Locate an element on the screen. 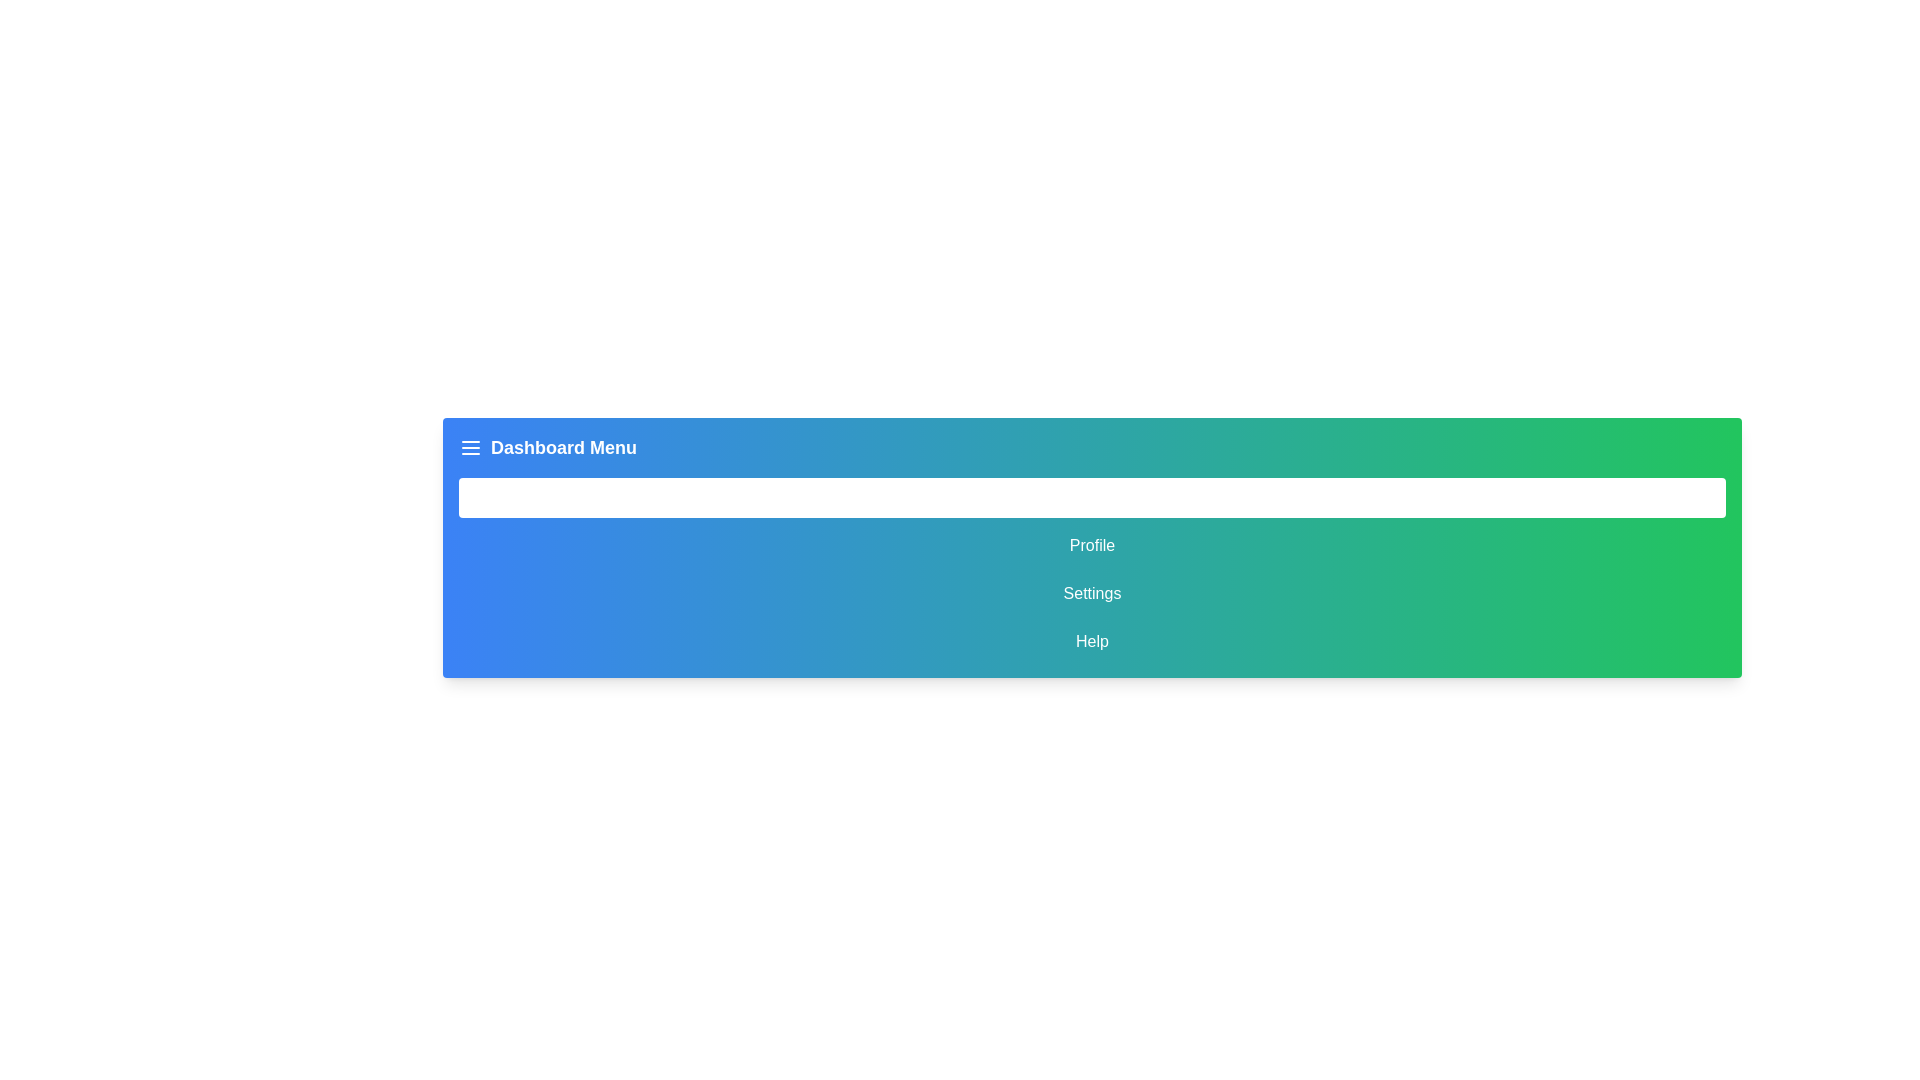  the 'Settings' button, which is a rectangular button with white text and a rounded border, located centrally in a gradient-colored navigation menu between 'Profile' and 'Help' is located at coordinates (1091, 593).